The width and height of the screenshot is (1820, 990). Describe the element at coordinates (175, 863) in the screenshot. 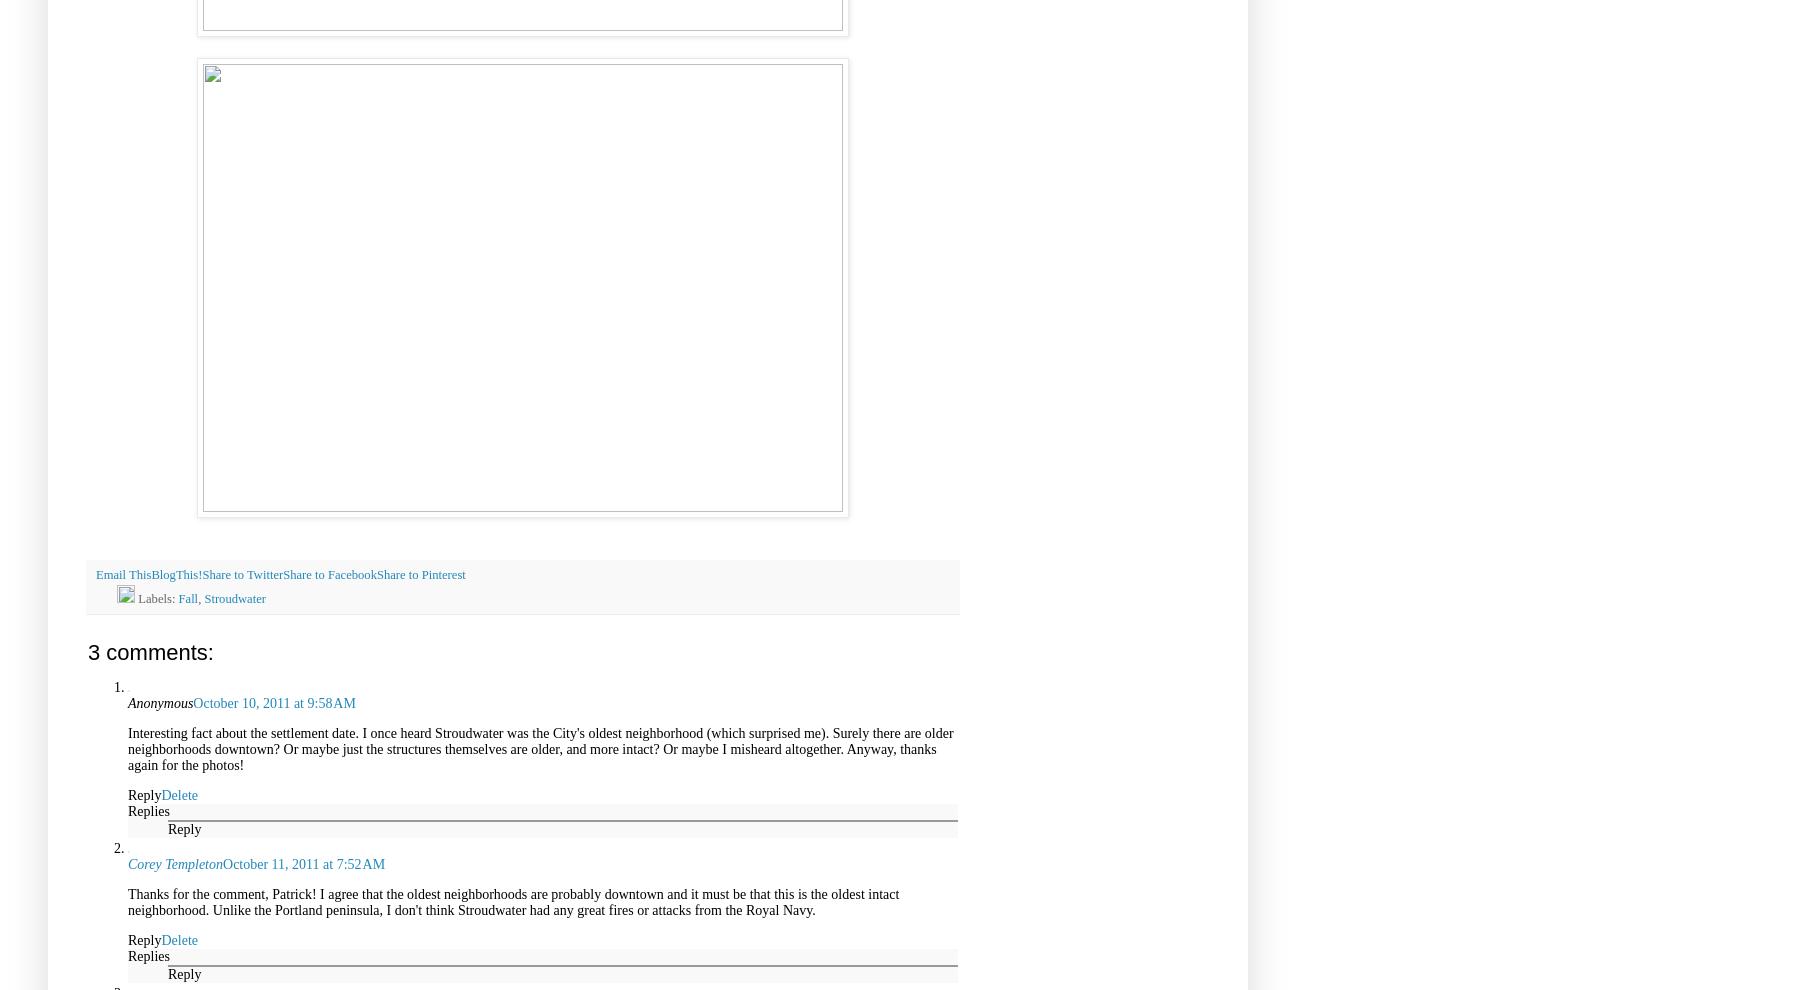

I see `'Corey Templeton'` at that location.